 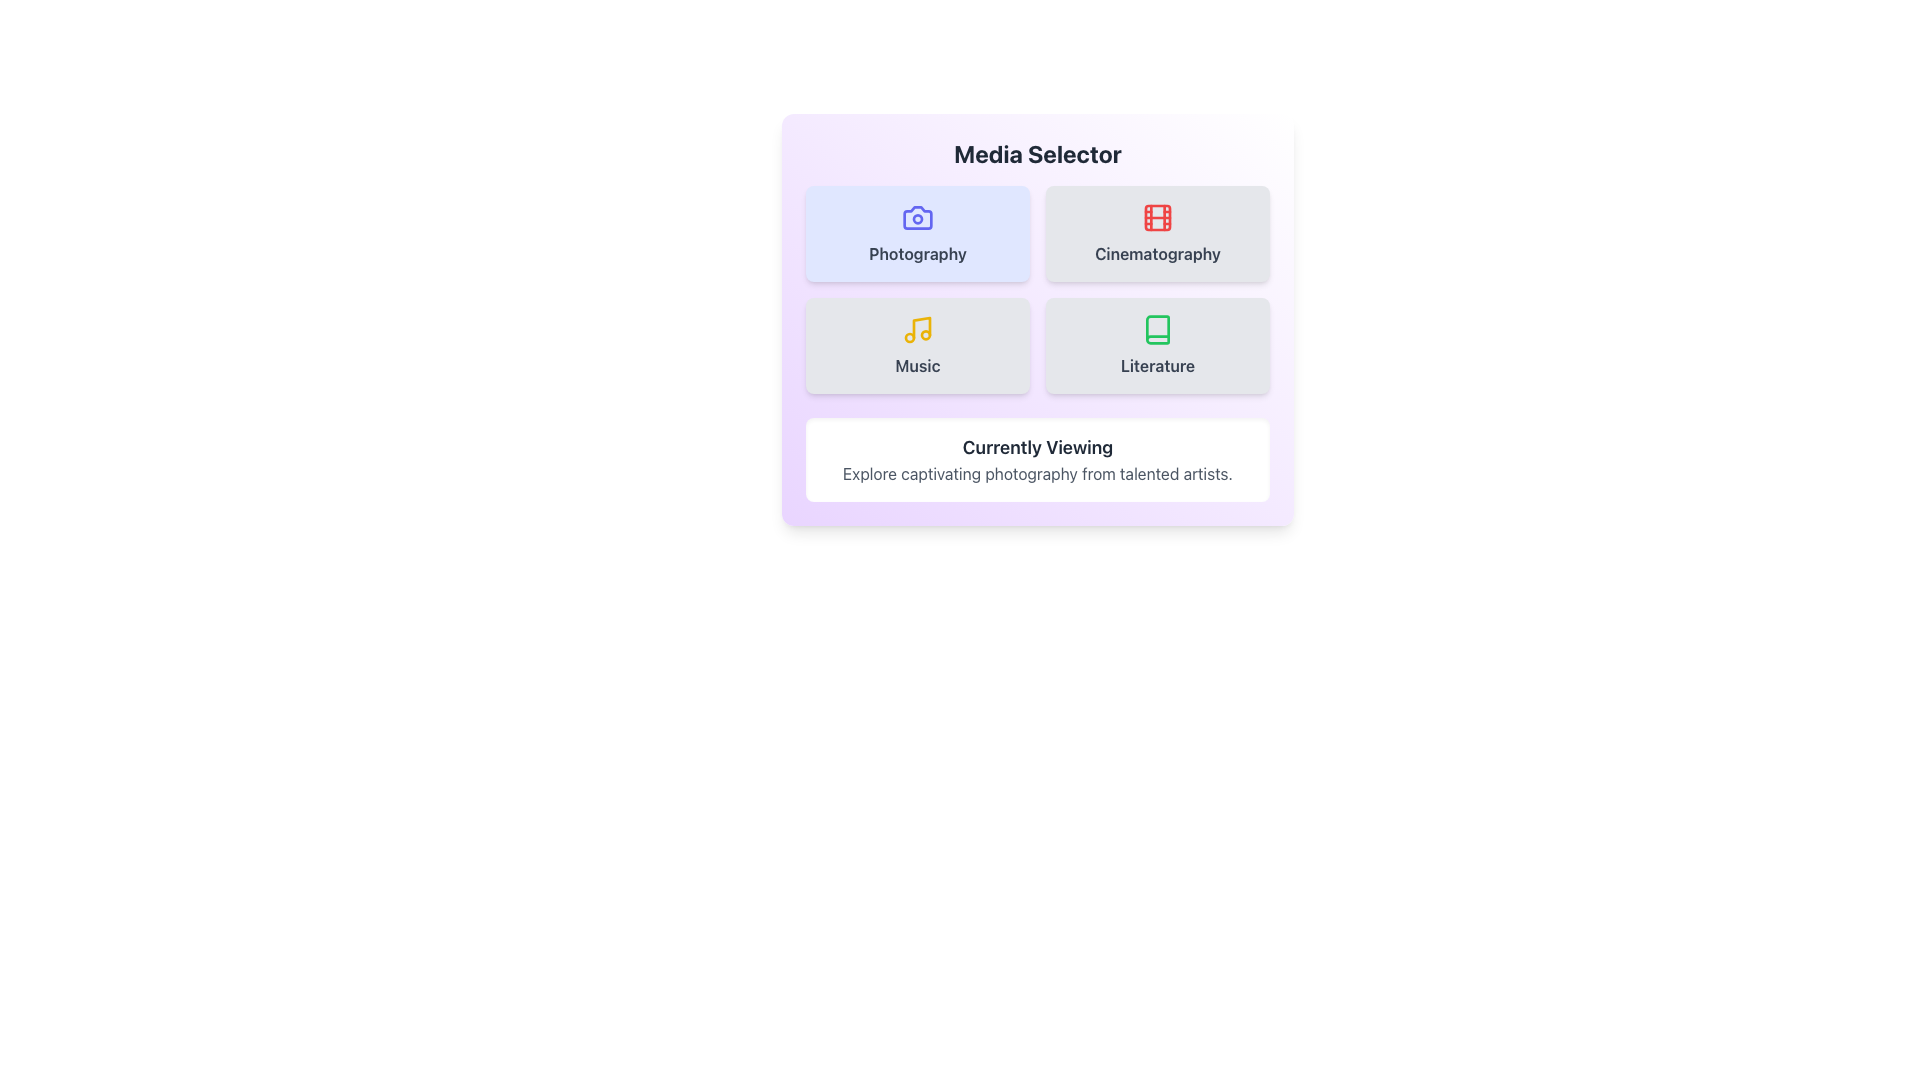 What do you see at coordinates (1157, 366) in the screenshot?
I see `the static text label reading 'Literature', which is in bold font and grayish-black color, located in the bottom-right section of a grid of selectable options` at bounding box center [1157, 366].